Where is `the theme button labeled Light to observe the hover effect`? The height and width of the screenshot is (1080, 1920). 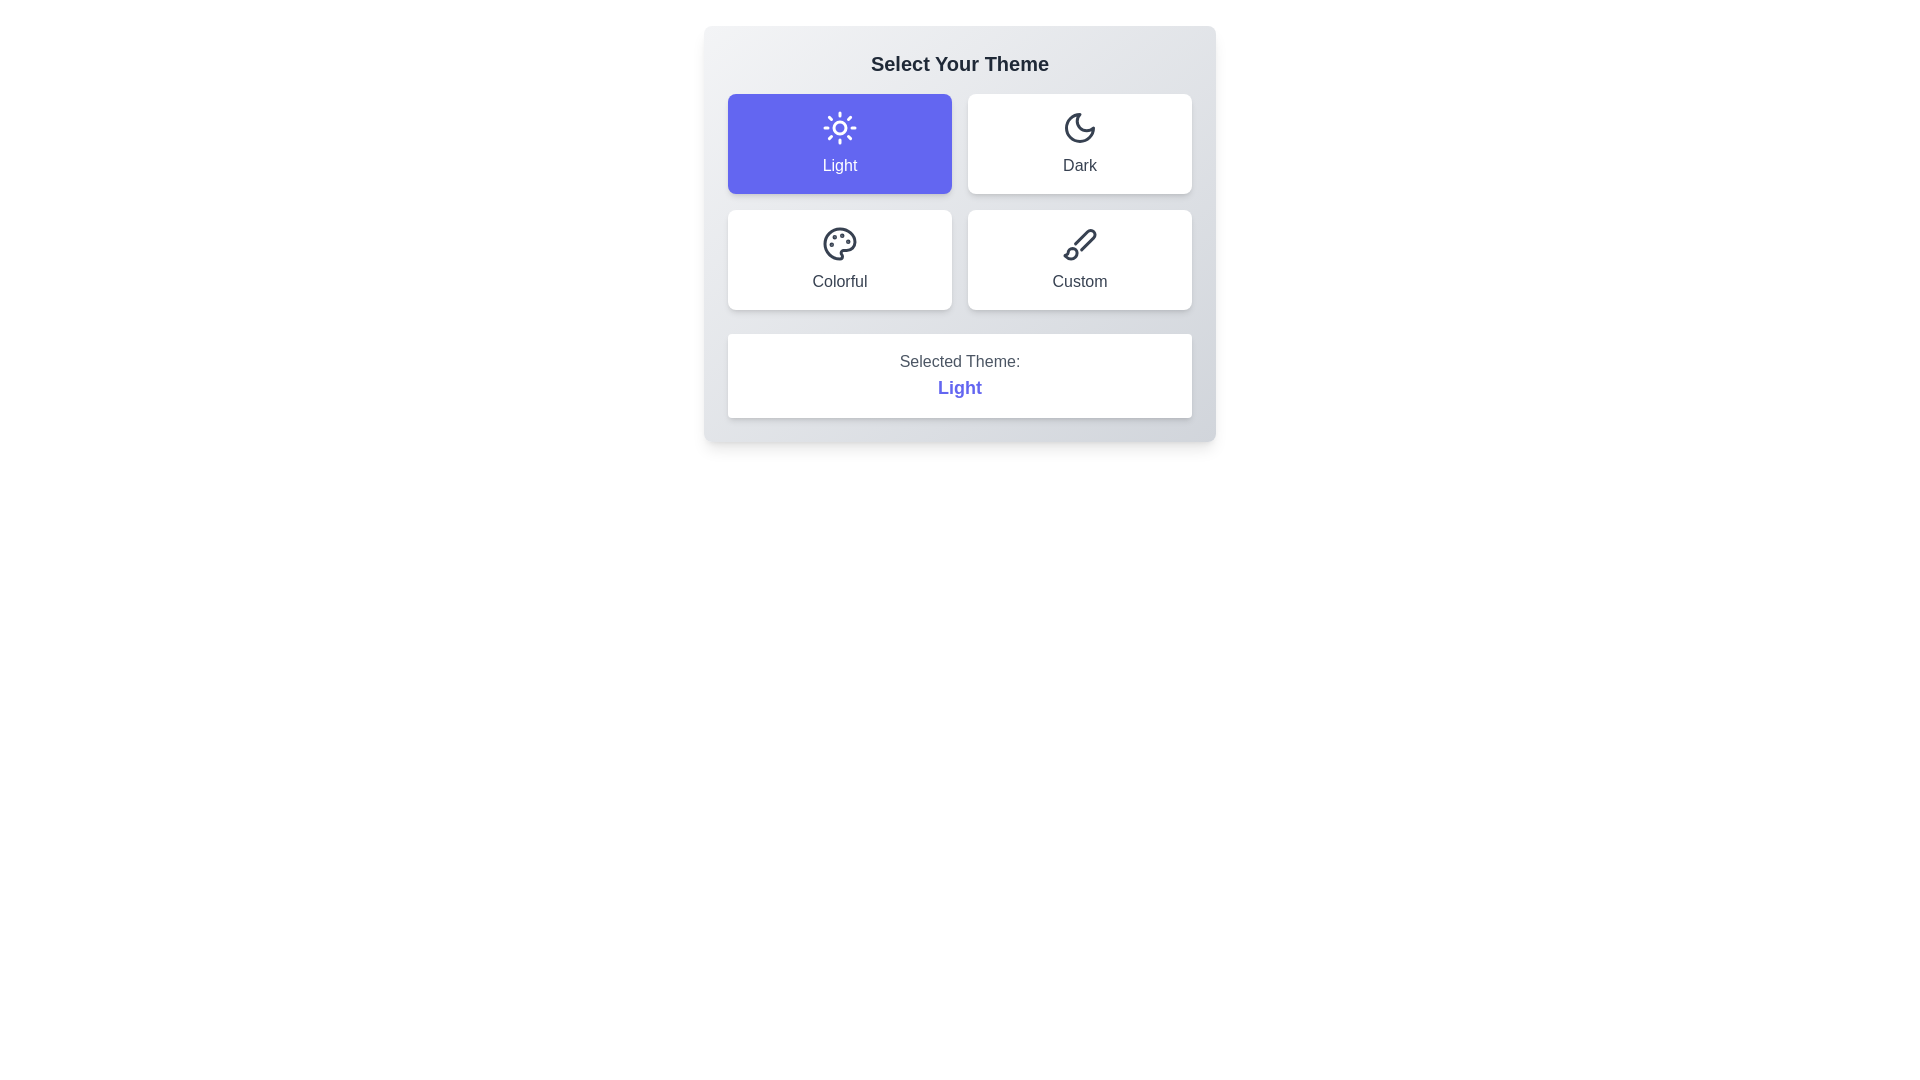 the theme button labeled Light to observe the hover effect is located at coordinates (840, 142).